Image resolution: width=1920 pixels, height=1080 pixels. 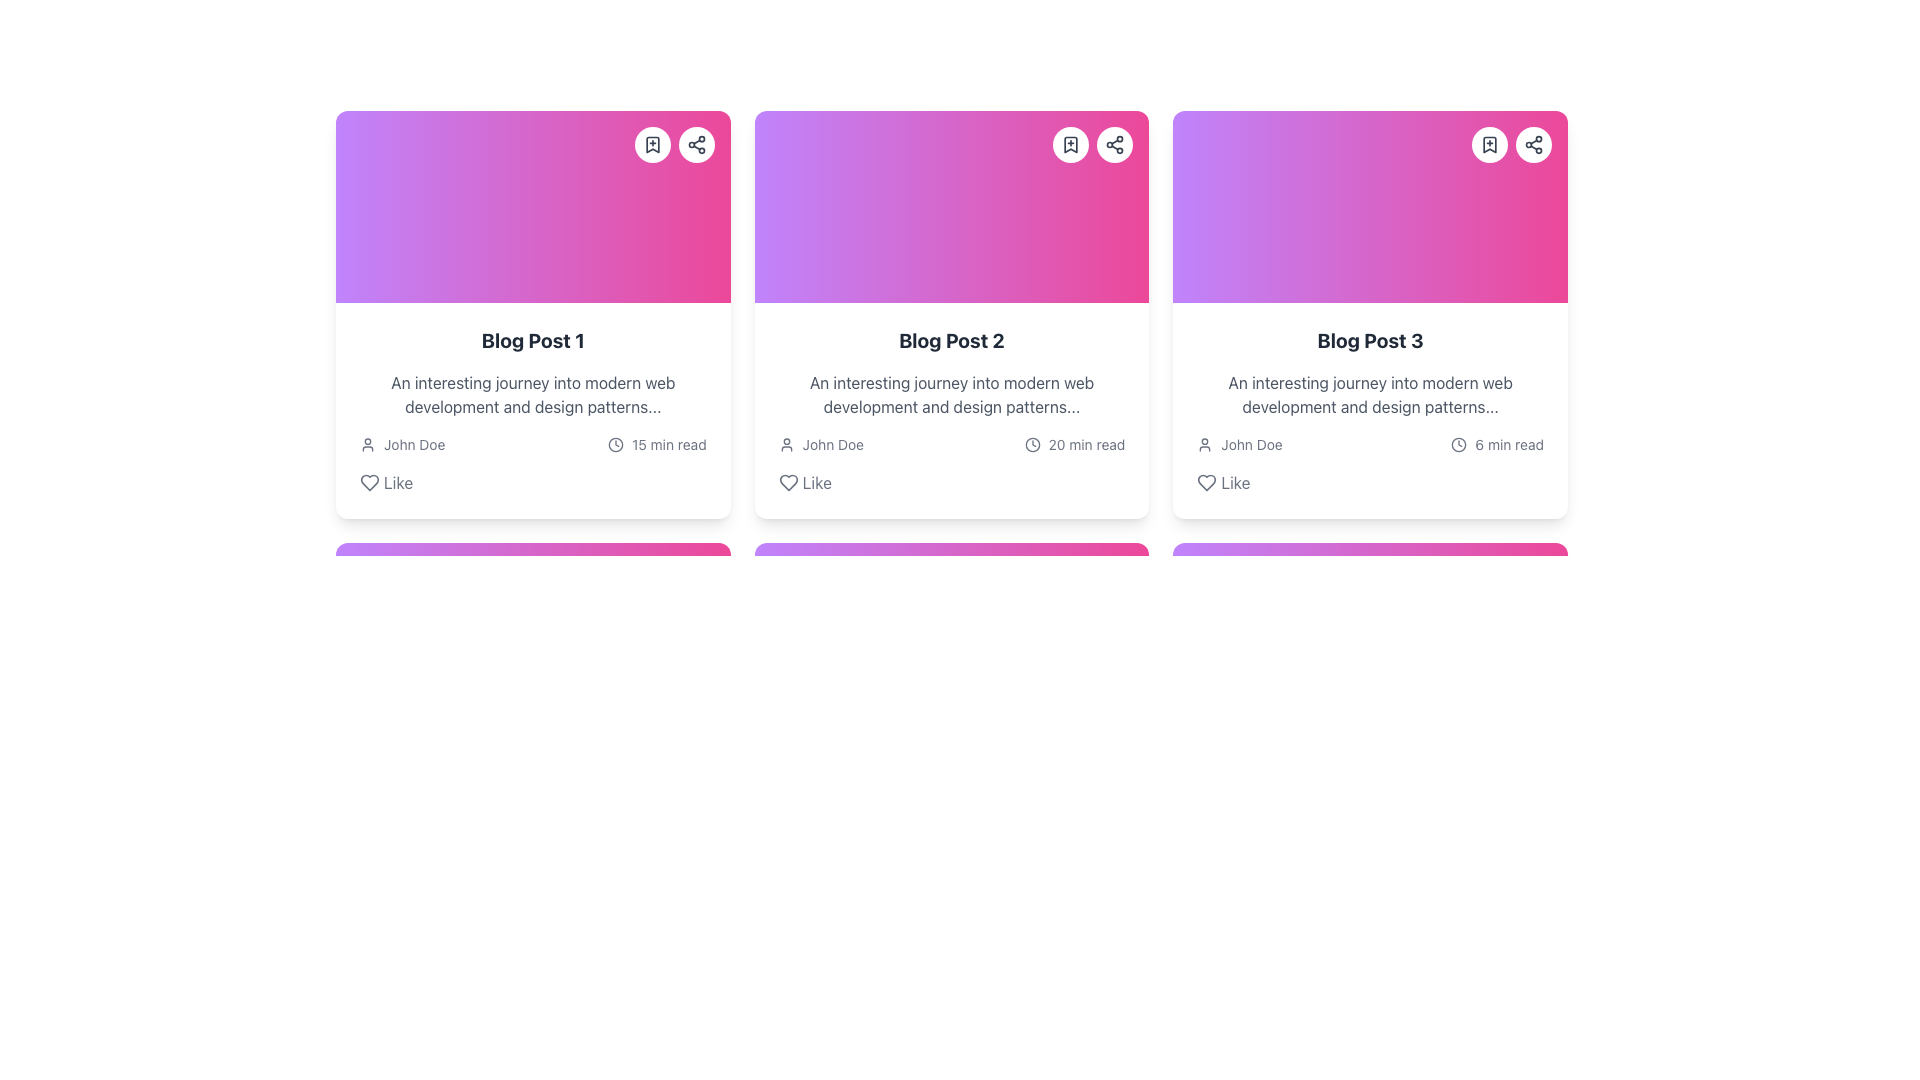 What do you see at coordinates (413, 443) in the screenshot?
I see `the text label displaying 'John Doe' located next to the user profile icon in the first blog card (Blog Post 1)` at bounding box center [413, 443].